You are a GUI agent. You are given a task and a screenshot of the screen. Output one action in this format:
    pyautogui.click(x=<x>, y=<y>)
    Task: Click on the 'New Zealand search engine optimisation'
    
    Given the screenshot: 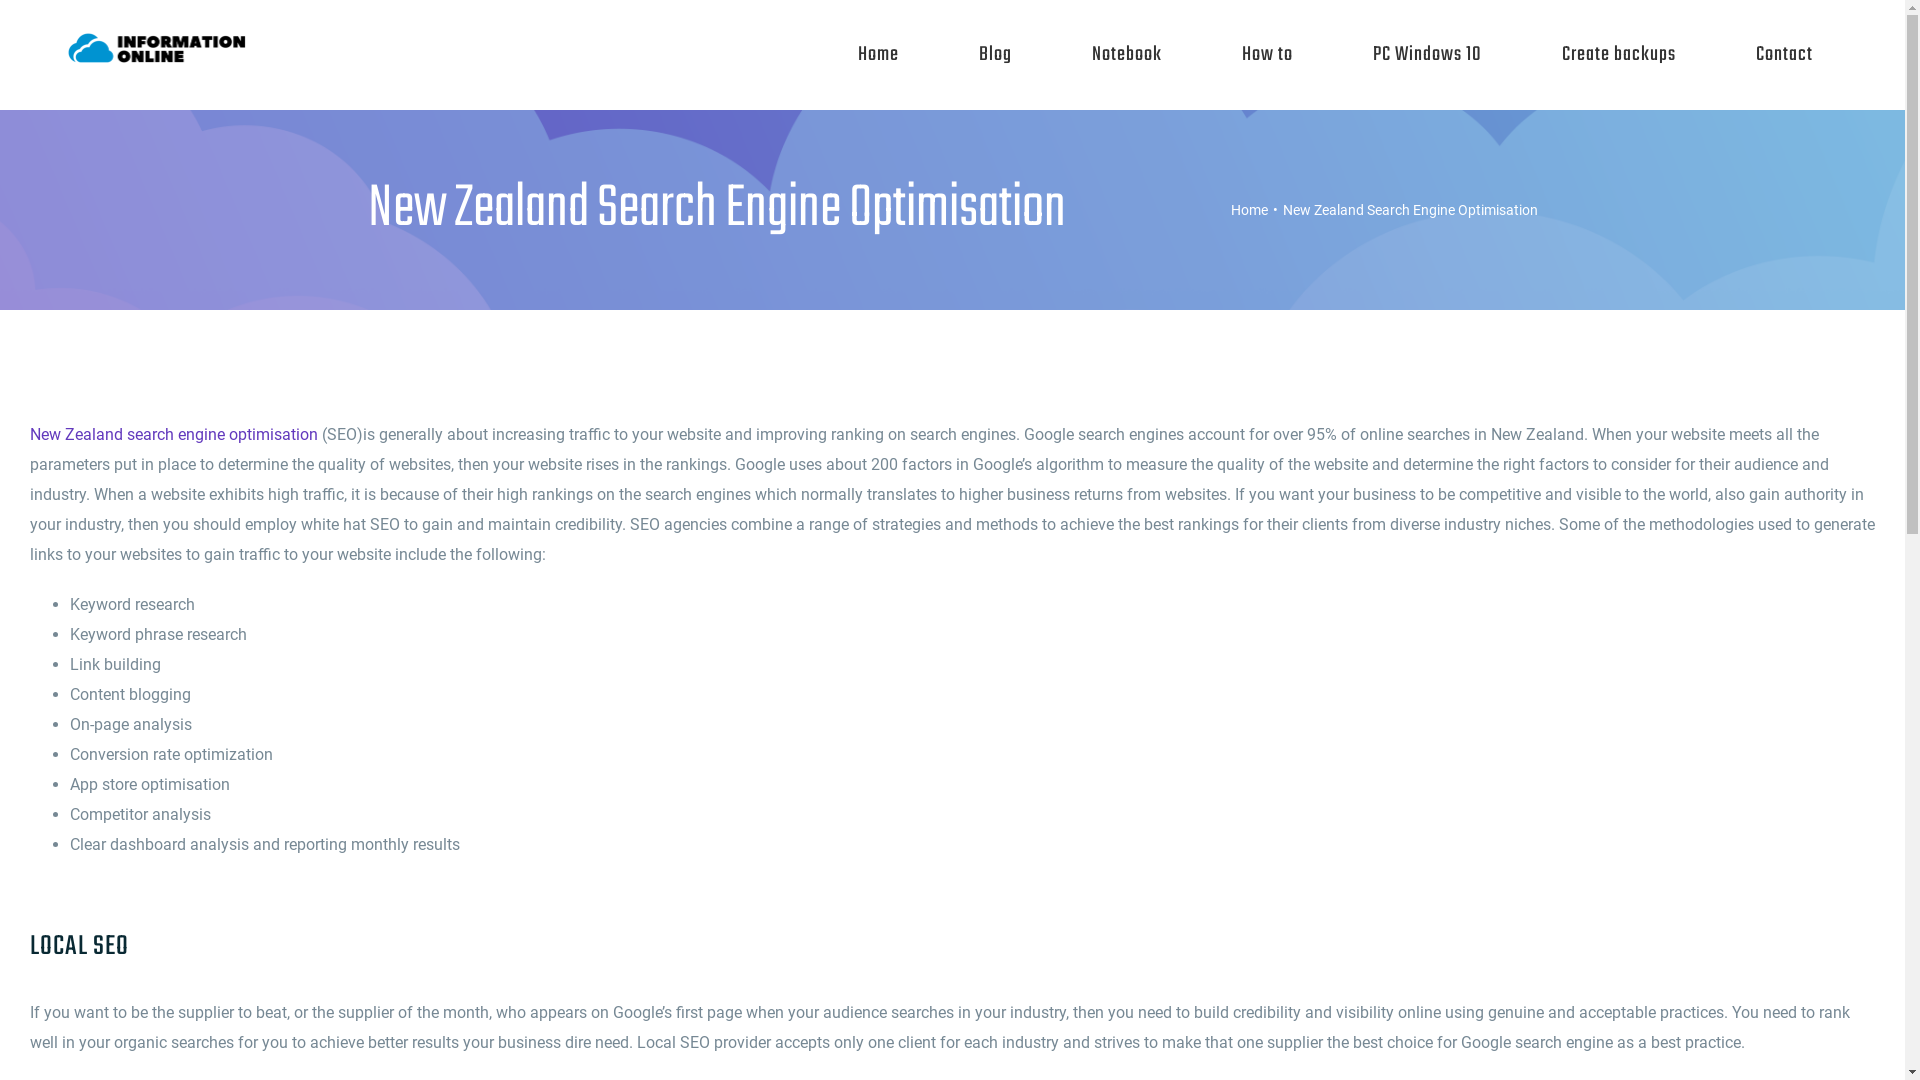 What is the action you would take?
    pyautogui.click(x=173, y=433)
    